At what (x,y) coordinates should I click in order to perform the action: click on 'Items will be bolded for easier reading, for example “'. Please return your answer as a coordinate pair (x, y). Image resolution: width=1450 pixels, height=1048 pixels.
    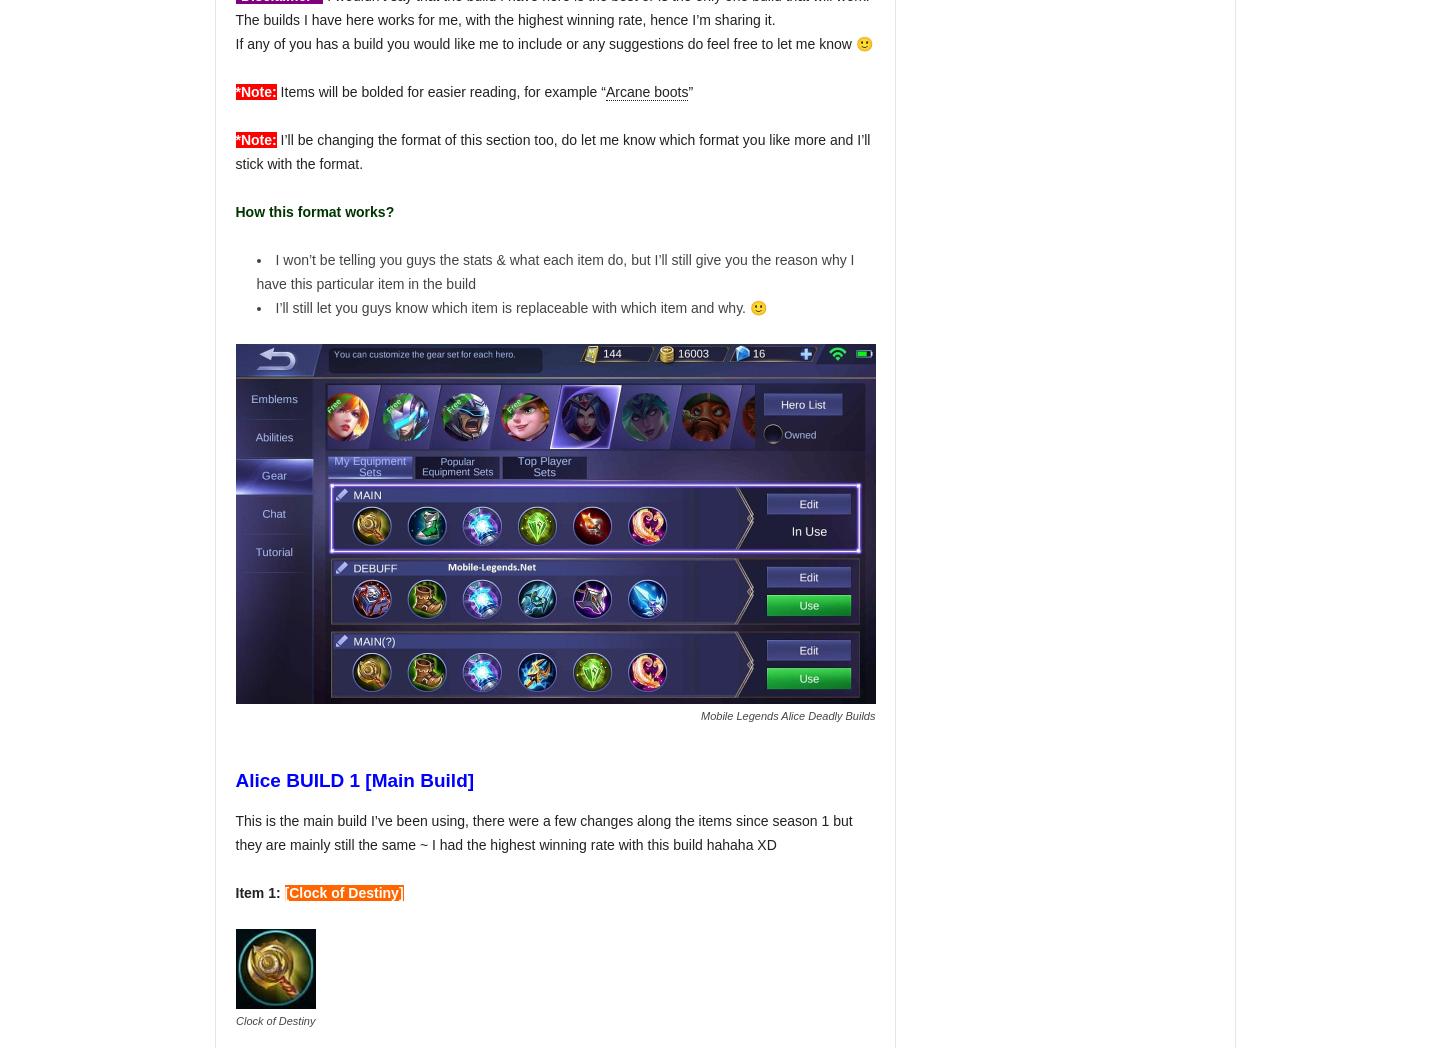
    Looking at the image, I should click on (439, 91).